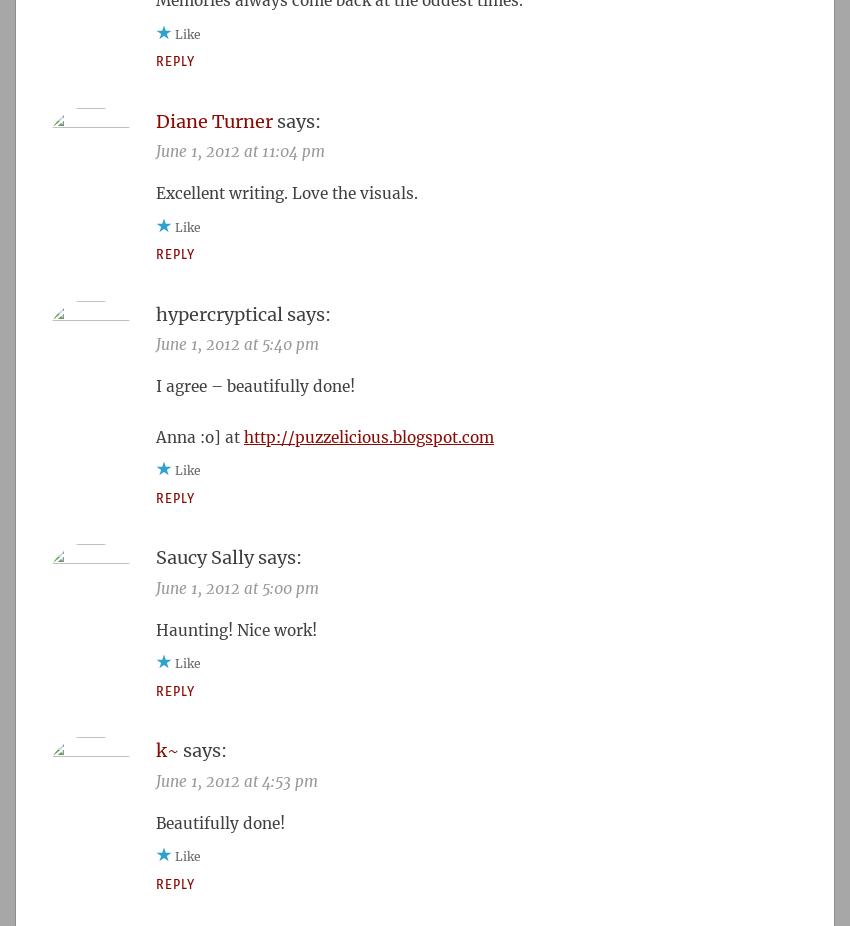  Describe the element at coordinates (237, 344) in the screenshot. I see `'June 1, 2012 at 5:40 pm'` at that location.